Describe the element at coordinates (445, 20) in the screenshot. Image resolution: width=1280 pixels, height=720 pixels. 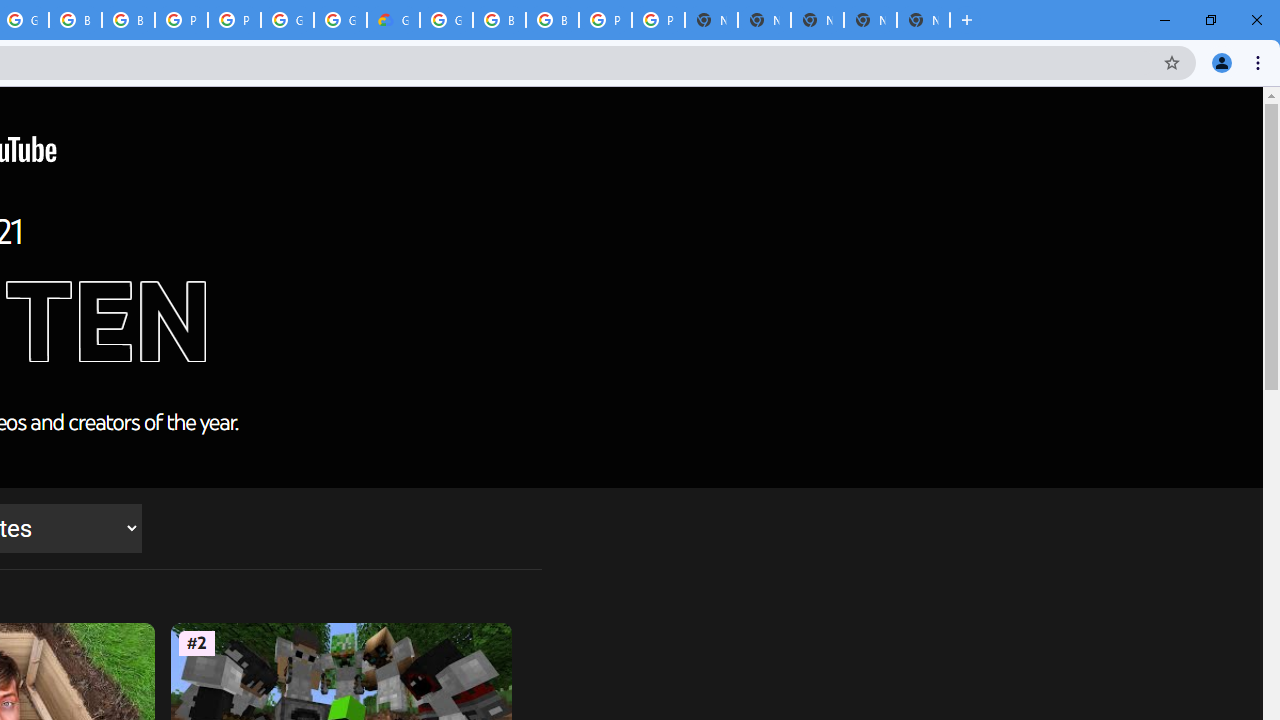
I see `'Google Cloud Platform'` at that location.